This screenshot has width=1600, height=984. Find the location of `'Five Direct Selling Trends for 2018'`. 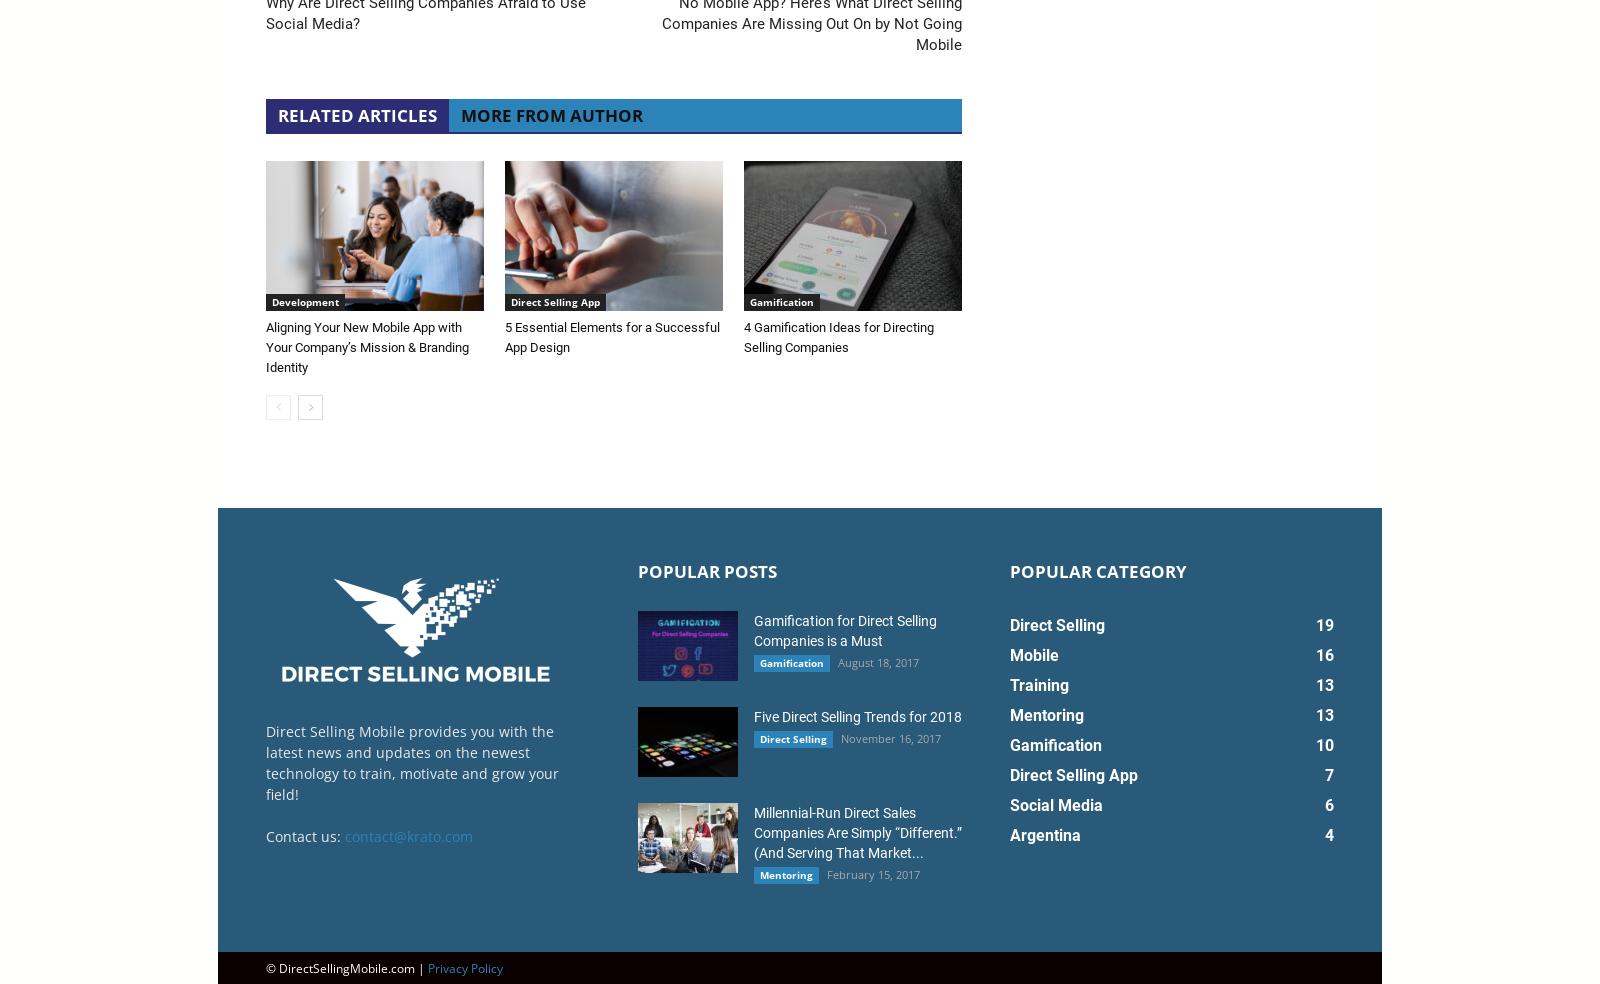

'Five Direct Selling Trends for 2018' is located at coordinates (857, 715).